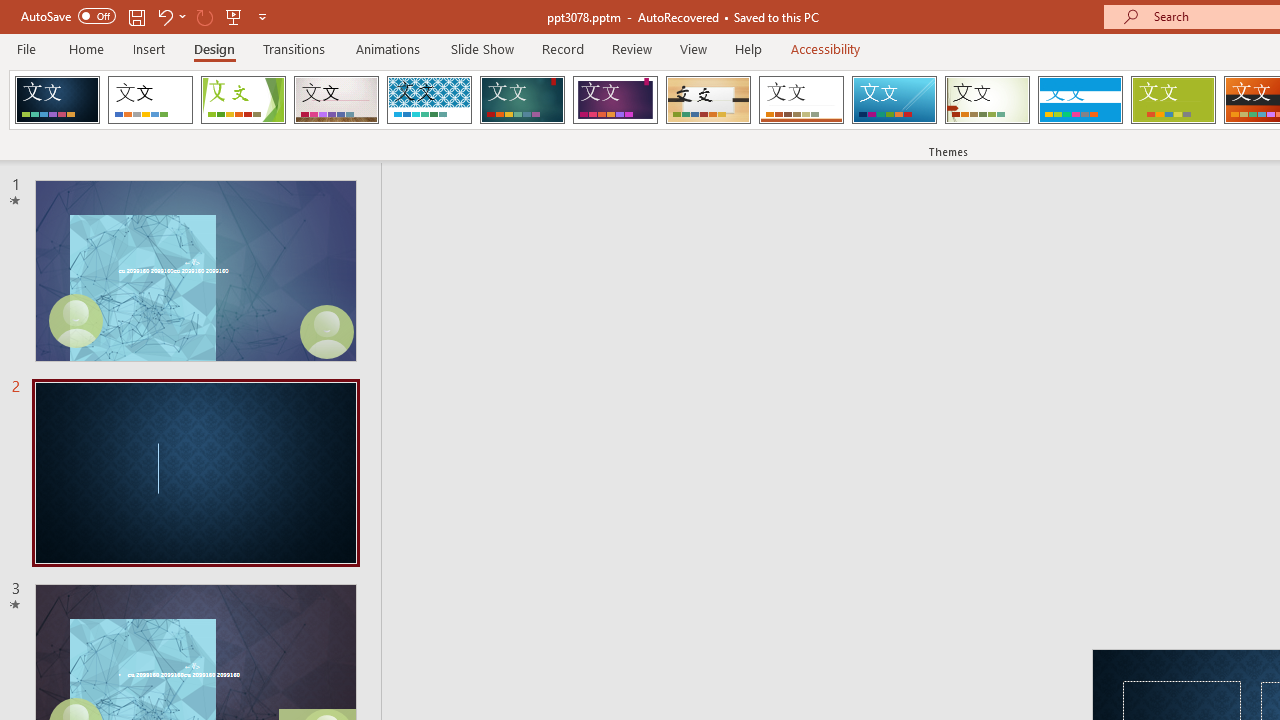 The image size is (1280, 720). What do you see at coordinates (149, 100) in the screenshot?
I see `'Office Theme'` at bounding box center [149, 100].